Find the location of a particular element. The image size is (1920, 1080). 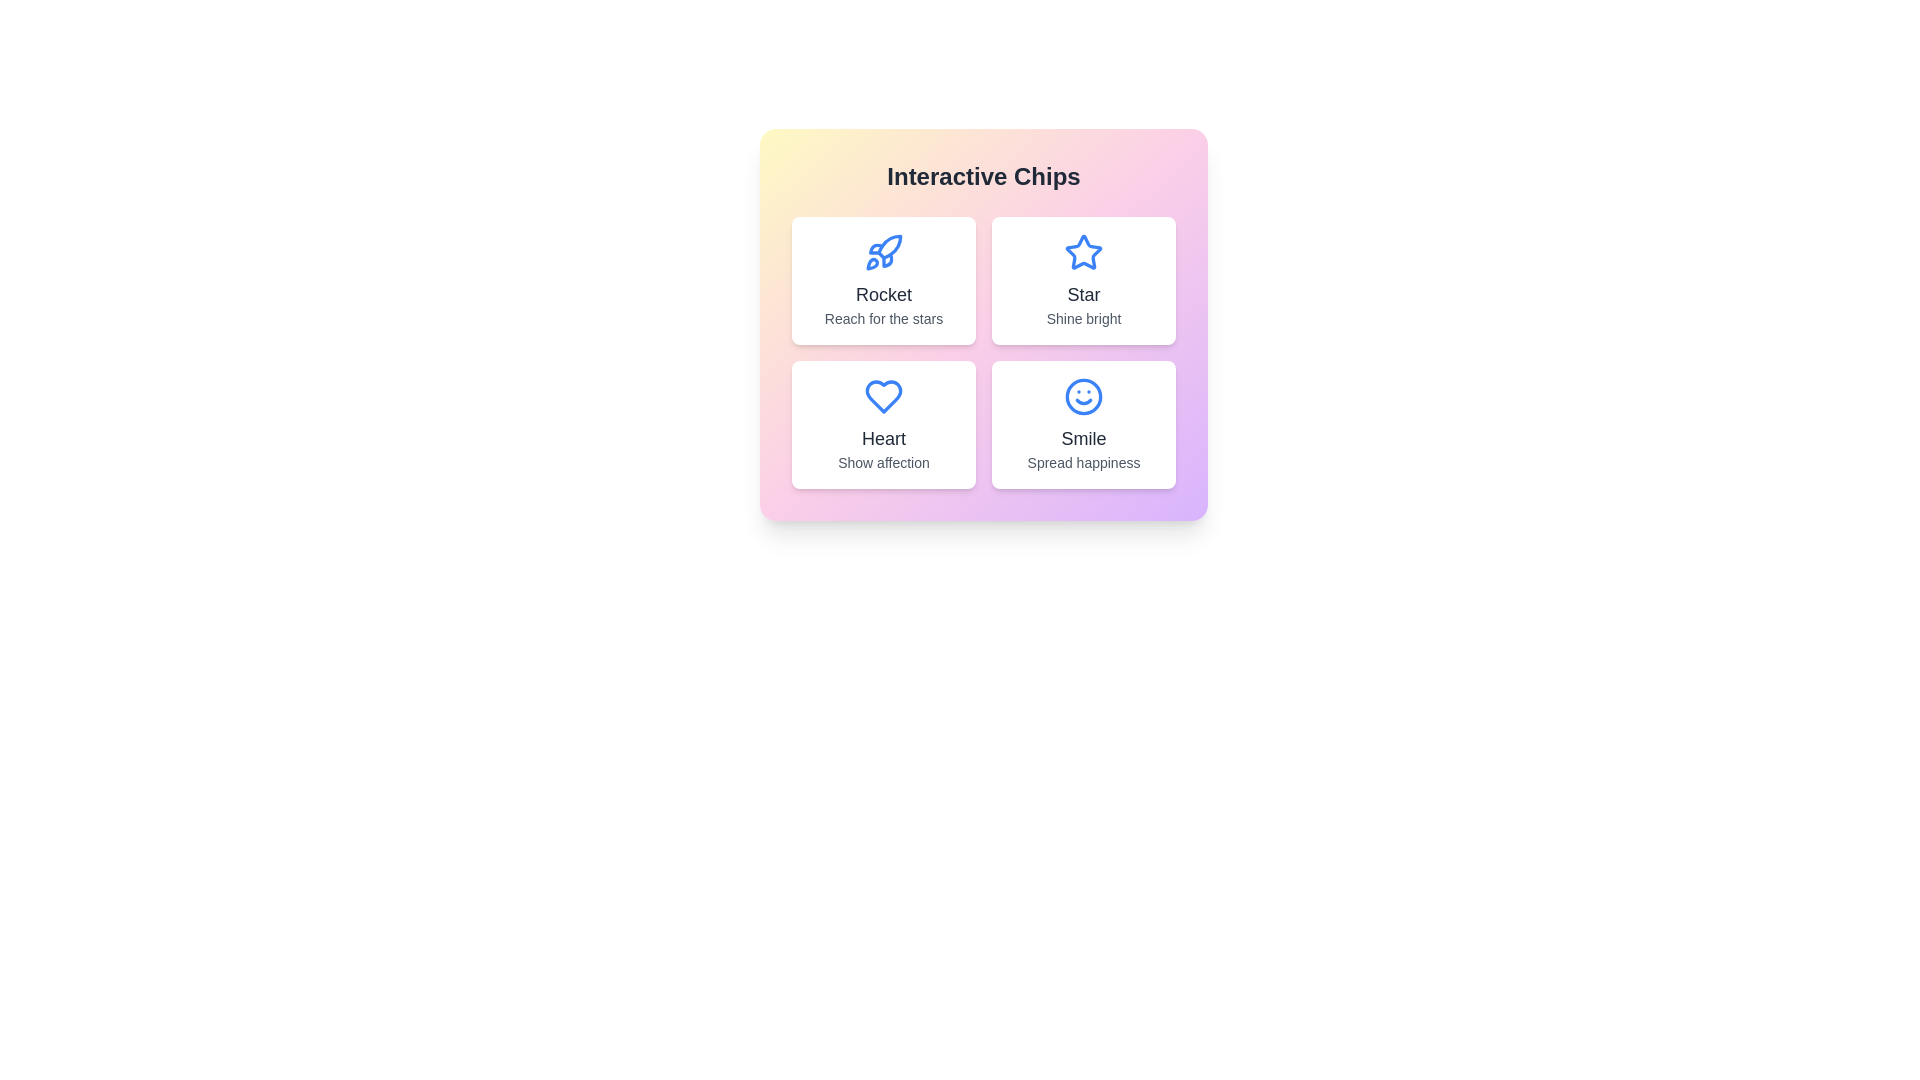

the icon of the chip labeled Star is located at coordinates (1083, 252).